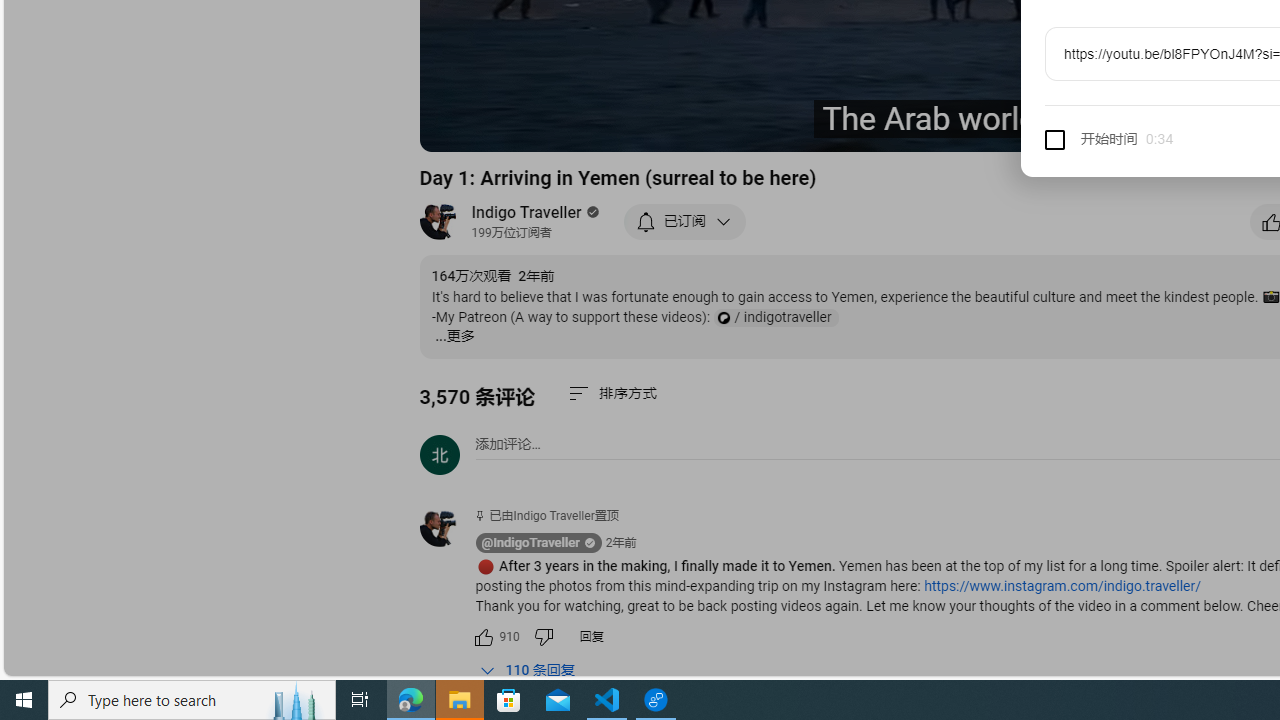 The image size is (1280, 720). I want to click on 'https://www.instagram.com/indigo.traveller/', so click(1061, 585).